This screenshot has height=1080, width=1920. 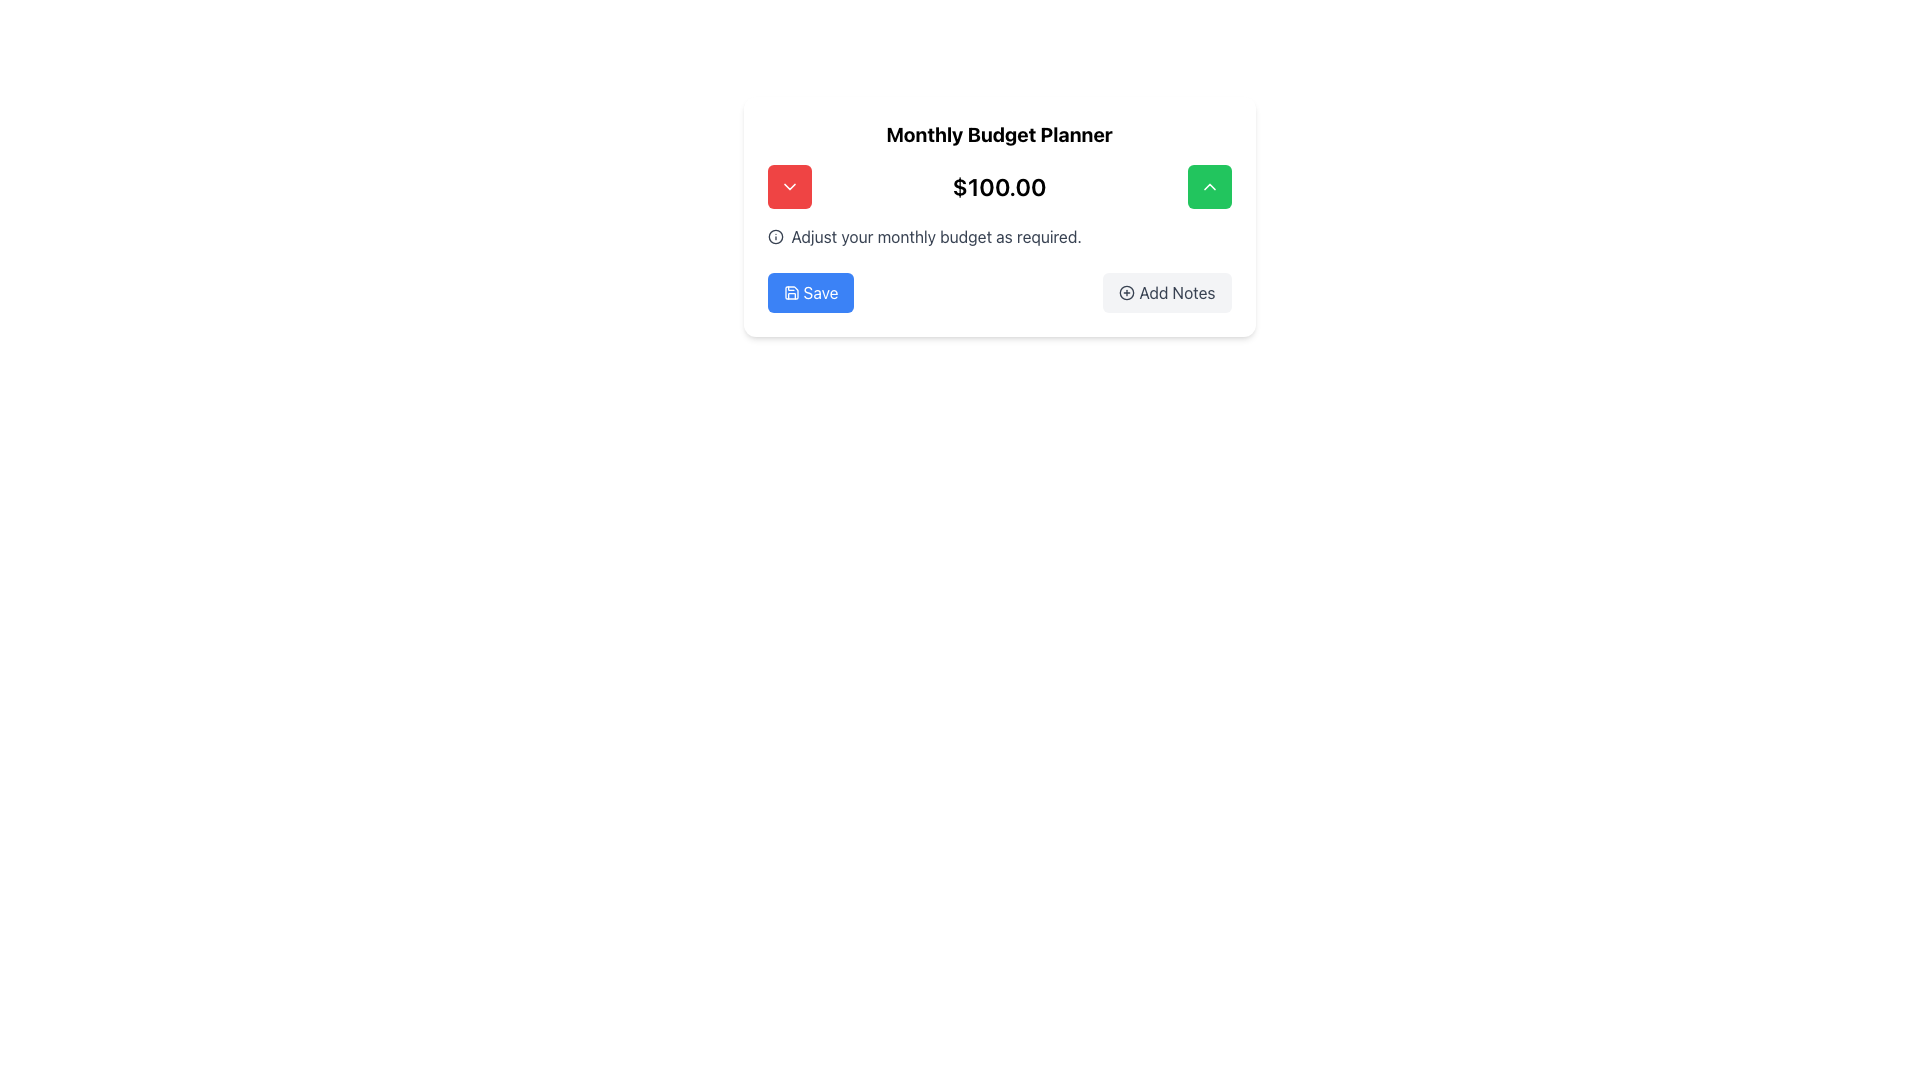 What do you see at coordinates (1127, 293) in the screenshot?
I see `the circular '+' icon that is part of the 'Add Notes' button located at the bottom right of the interface` at bounding box center [1127, 293].